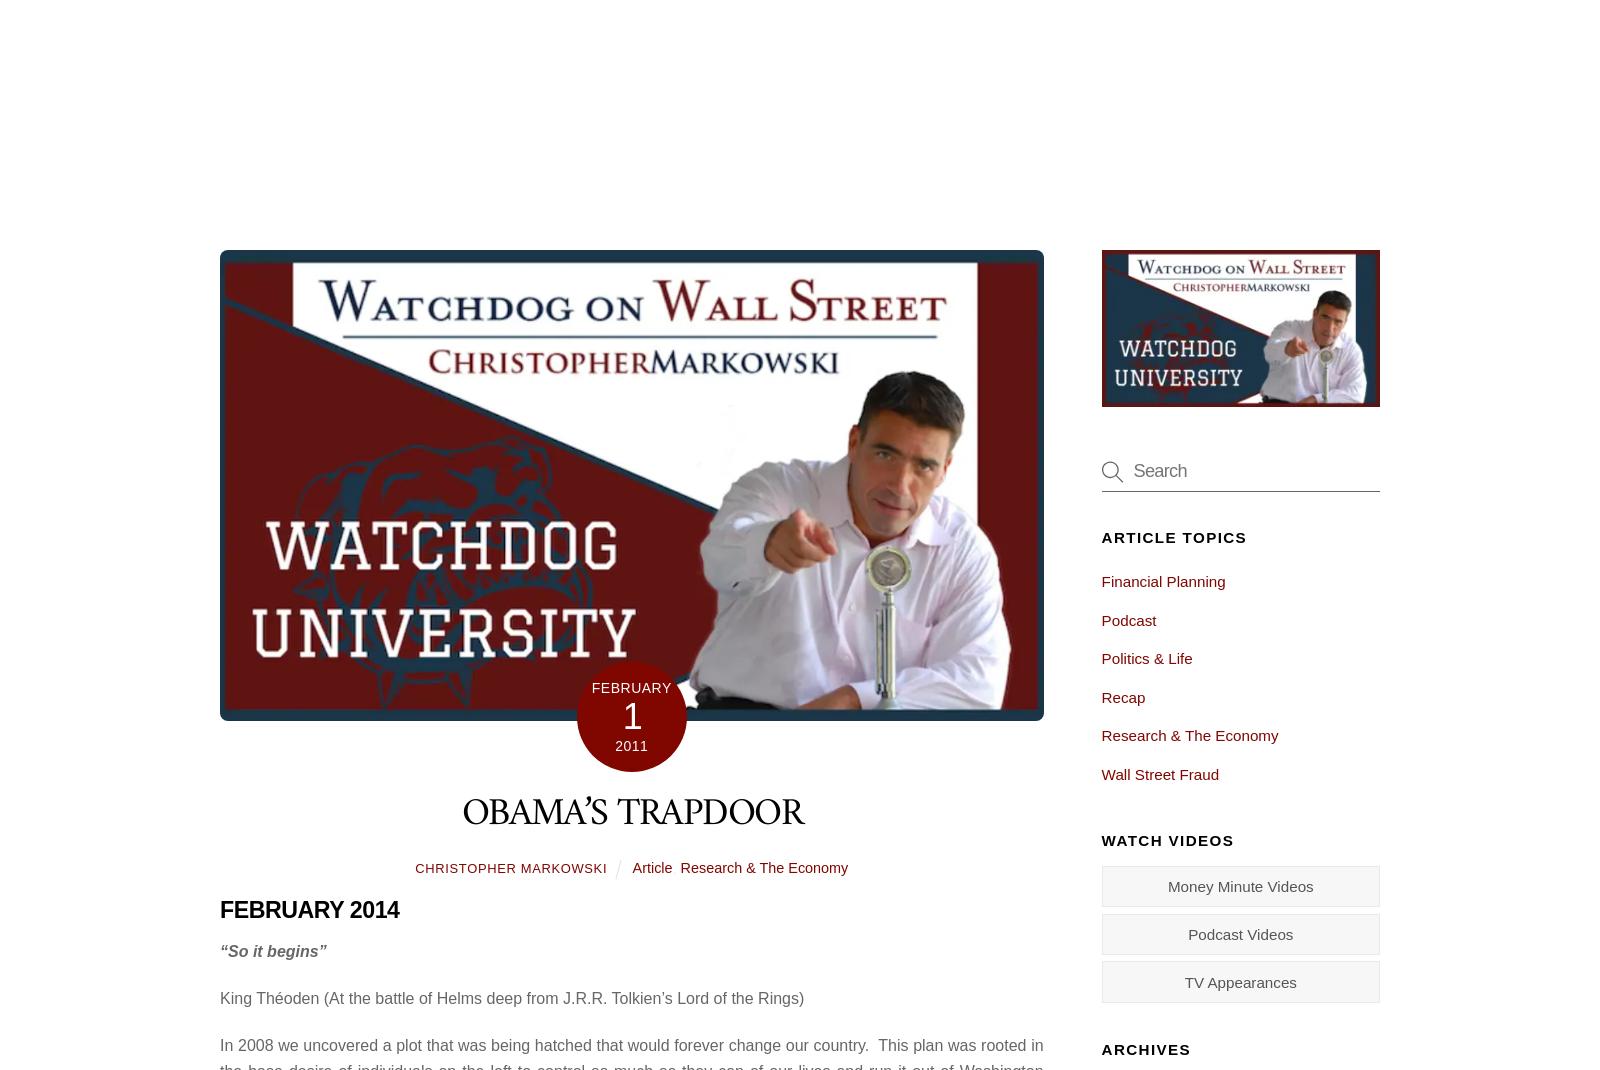 The height and width of the screenshot is (1070, 1600). I want to click on 'Accept All', so click(1475, 959).